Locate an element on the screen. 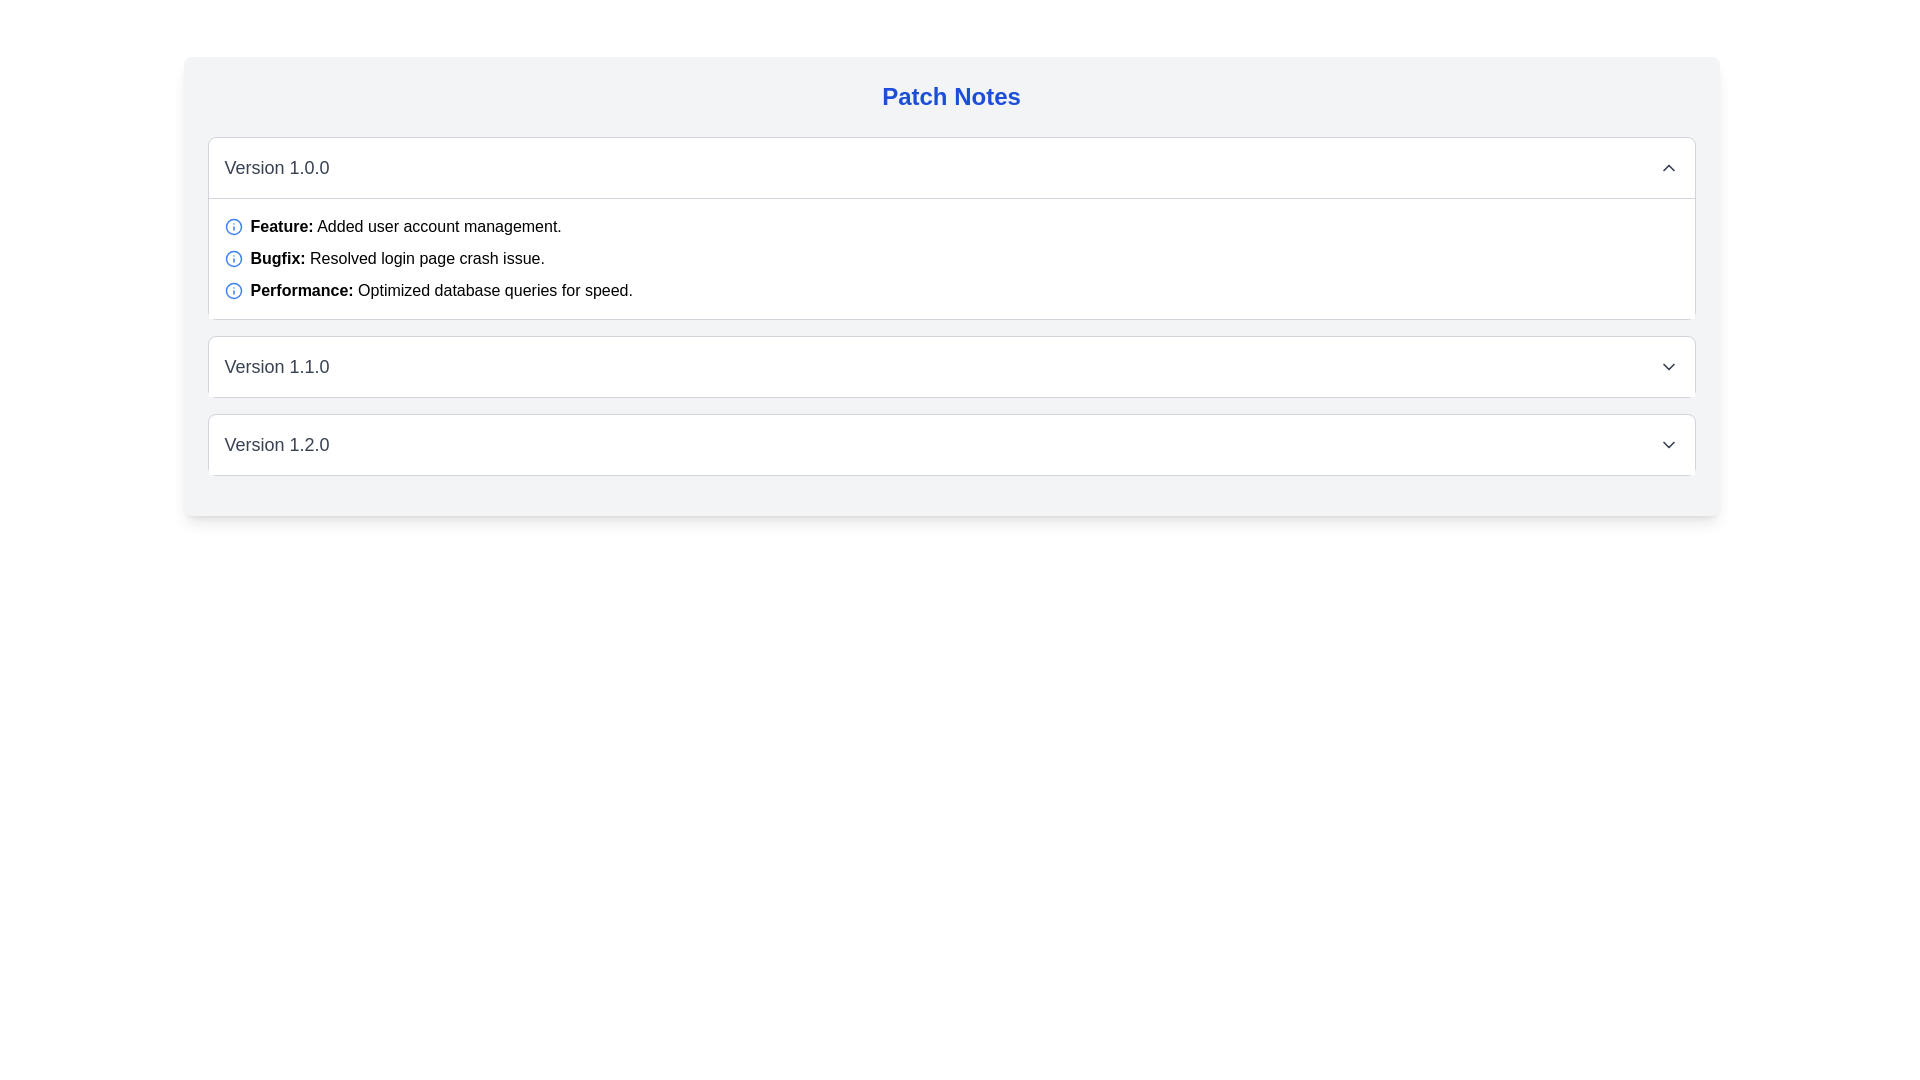  the interactive list item labeled 'Version 1.1.0' is located at coordinates (950, 366).